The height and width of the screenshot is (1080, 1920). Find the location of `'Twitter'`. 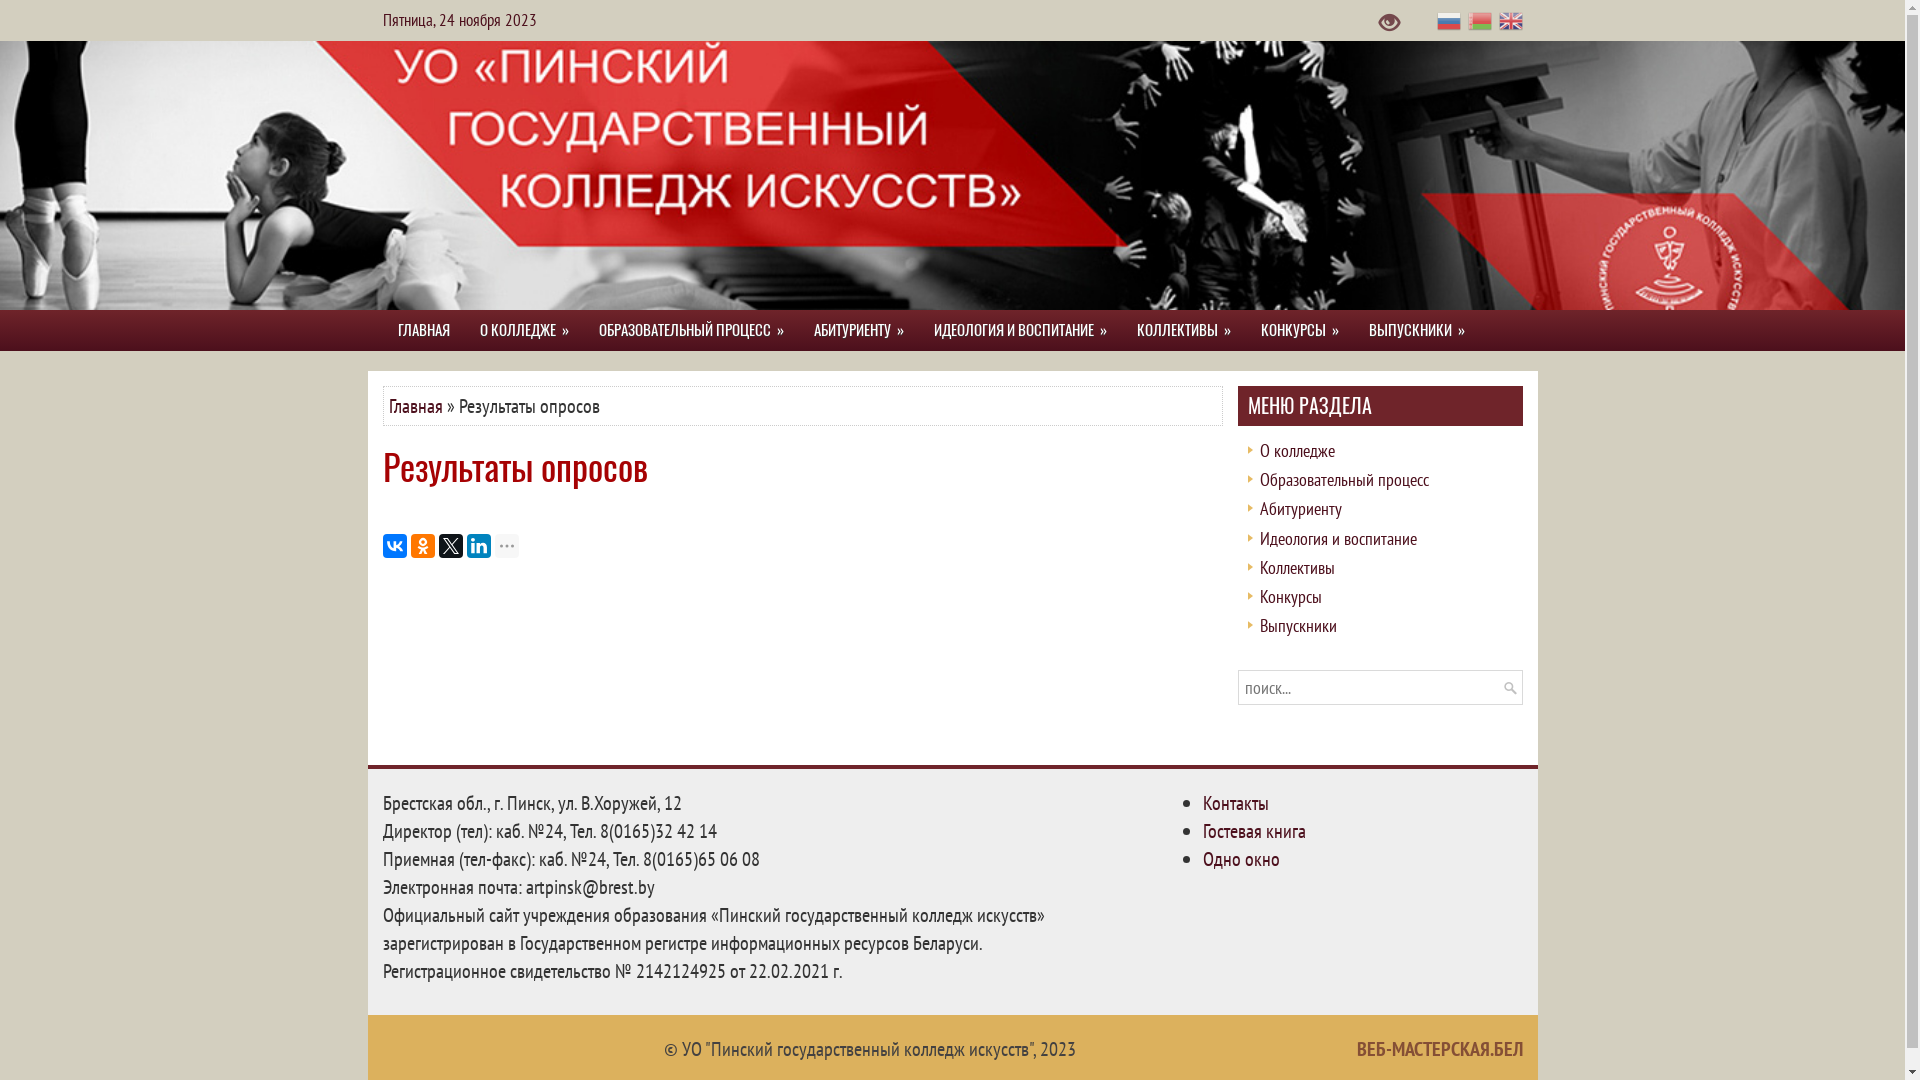

'Twitter' is located at coordinates (436, 546).